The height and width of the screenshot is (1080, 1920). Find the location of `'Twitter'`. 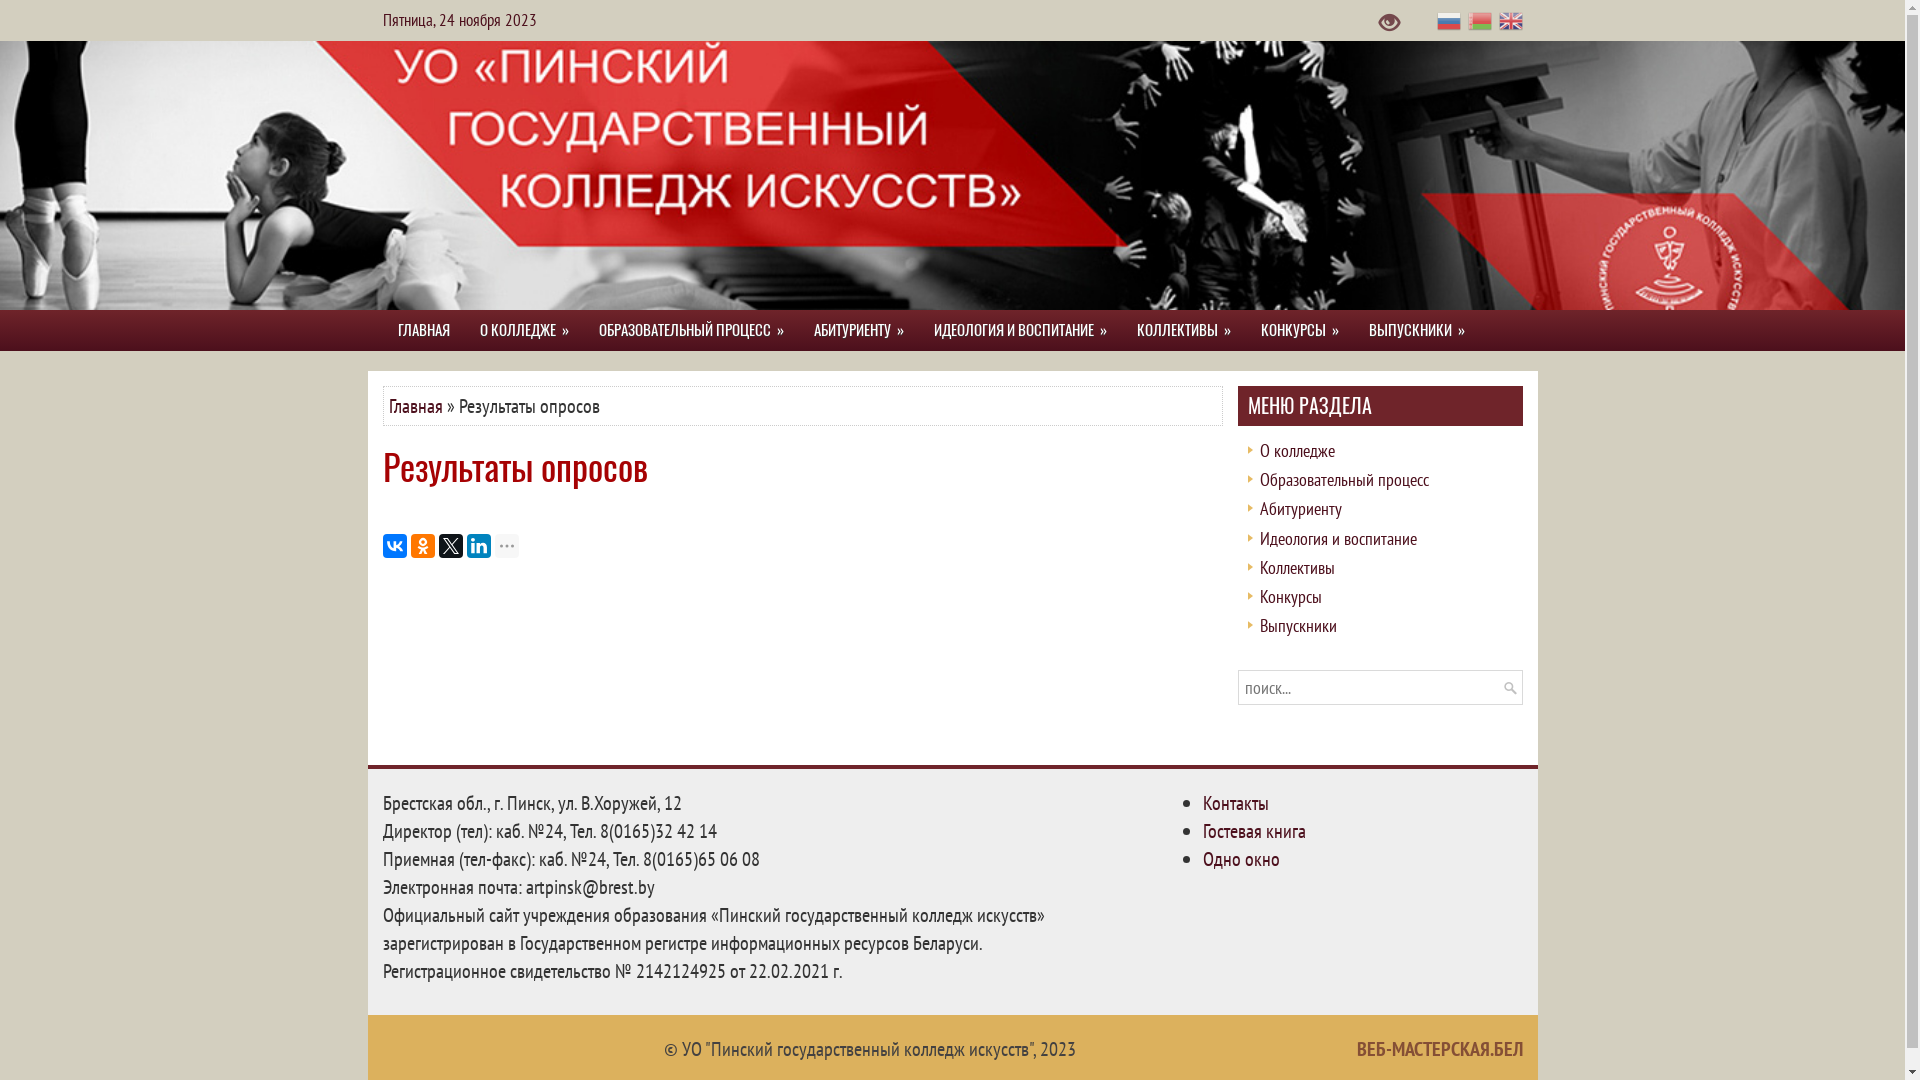

'Twitter' is located at coordinates (436, 546).